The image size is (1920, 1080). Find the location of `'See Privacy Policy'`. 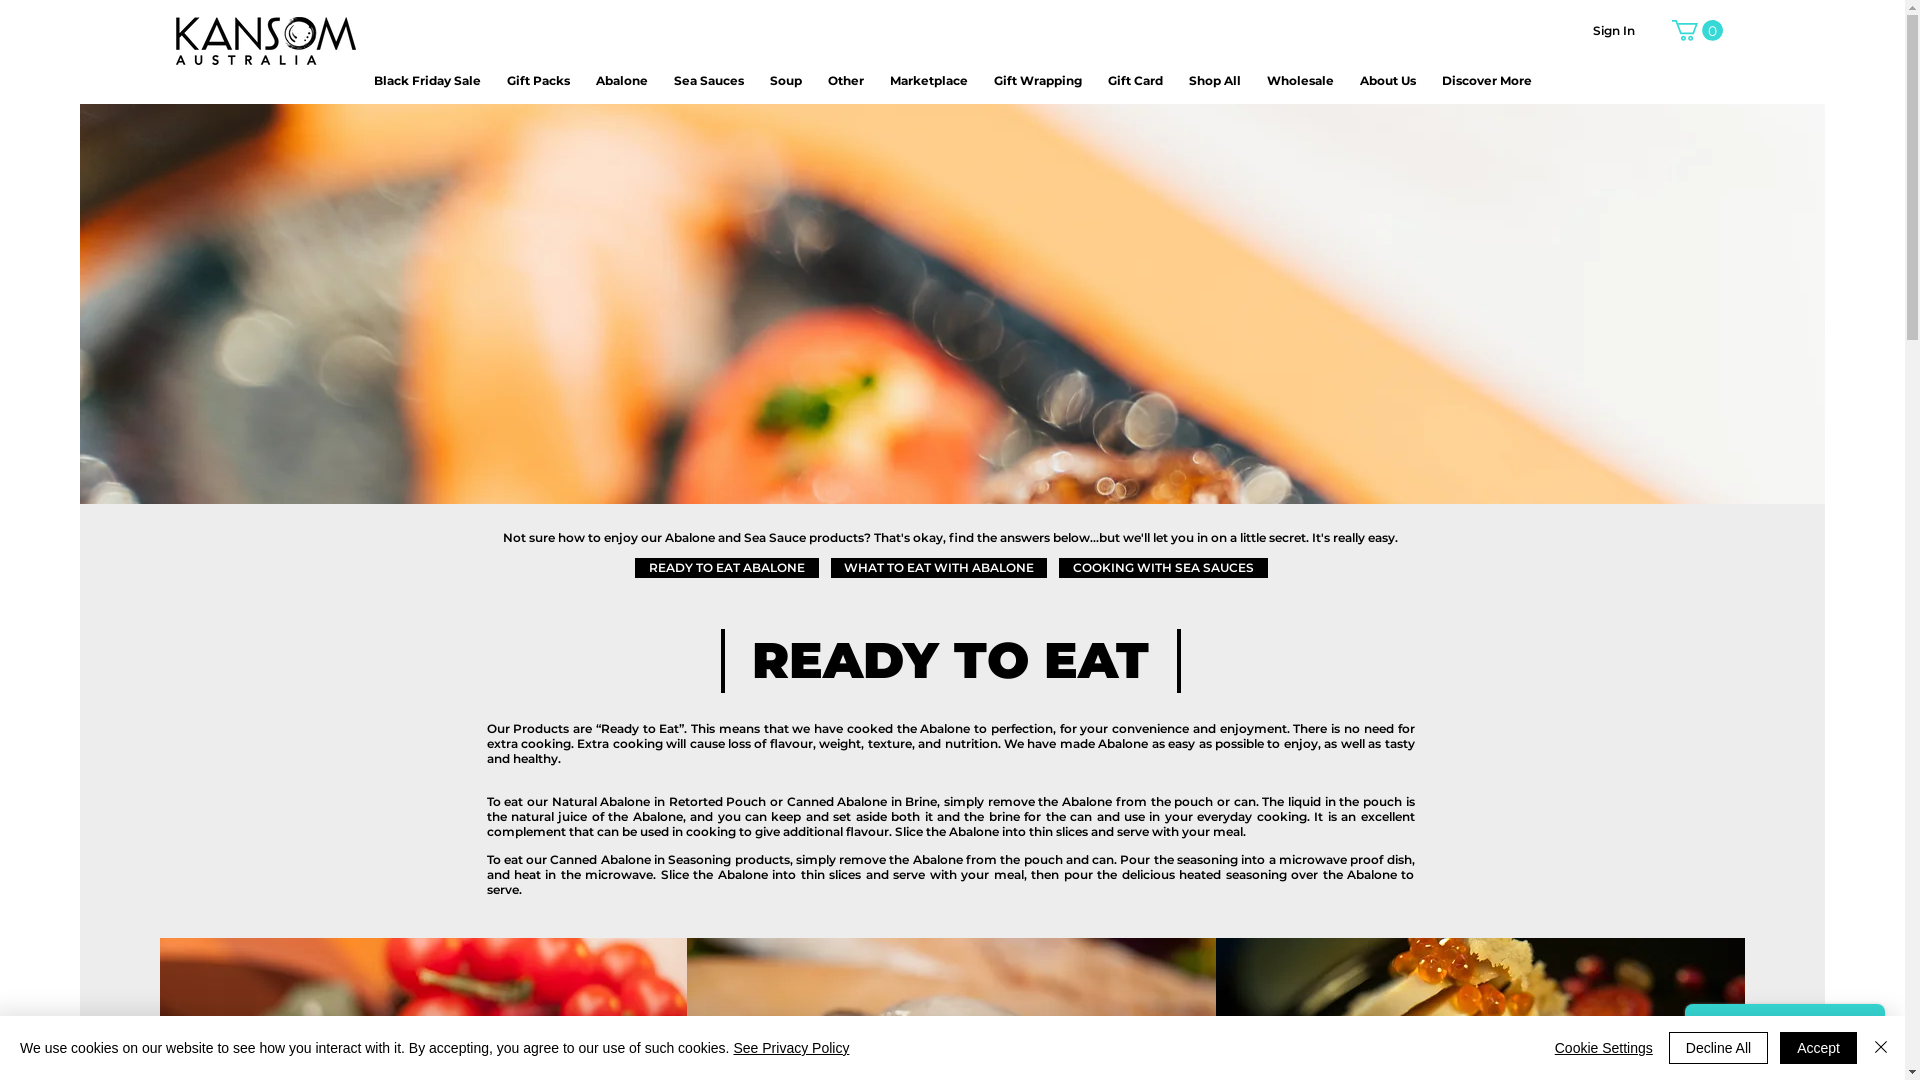

'See Privacy Policy' is located at coordinates (790, 1047).